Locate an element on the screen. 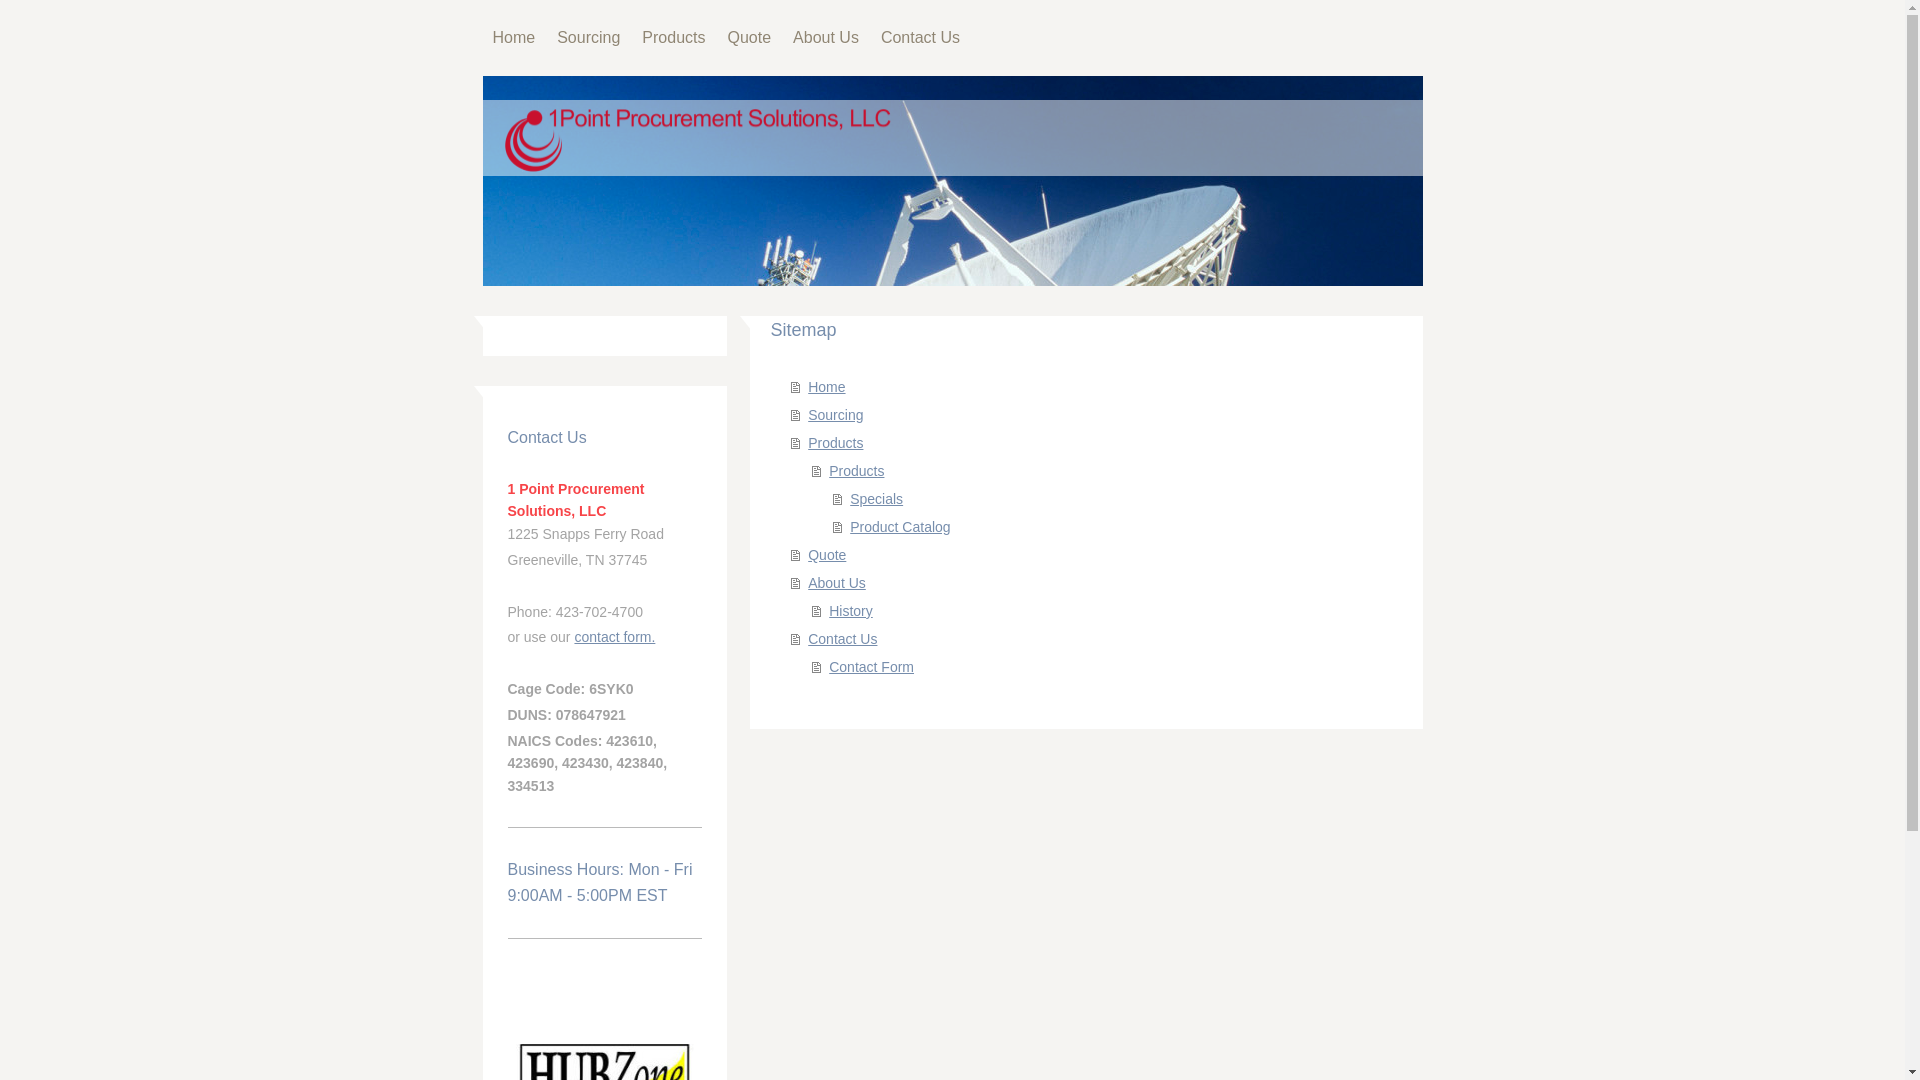 The height and width of the screenshot is (1080, 1920). 'Products' is located at coordinates (811, 470).